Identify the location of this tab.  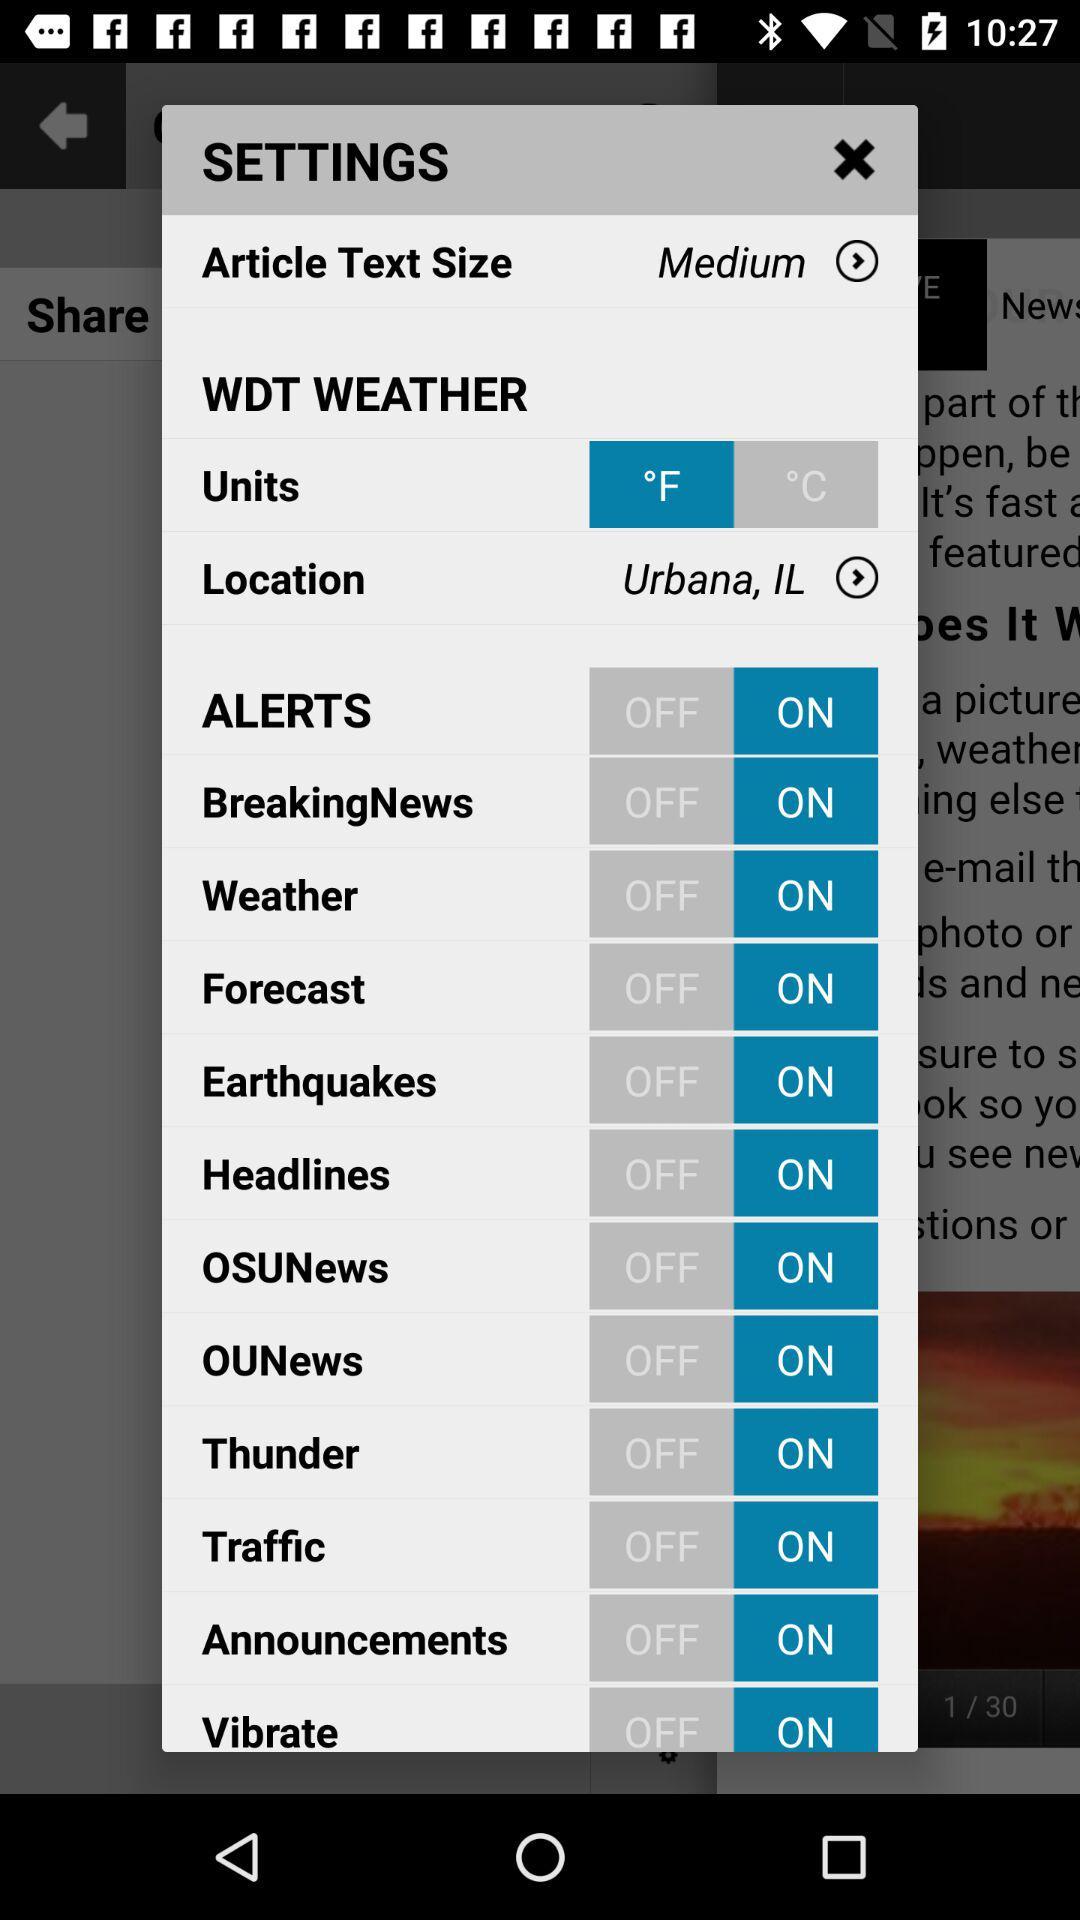
(855, 160).